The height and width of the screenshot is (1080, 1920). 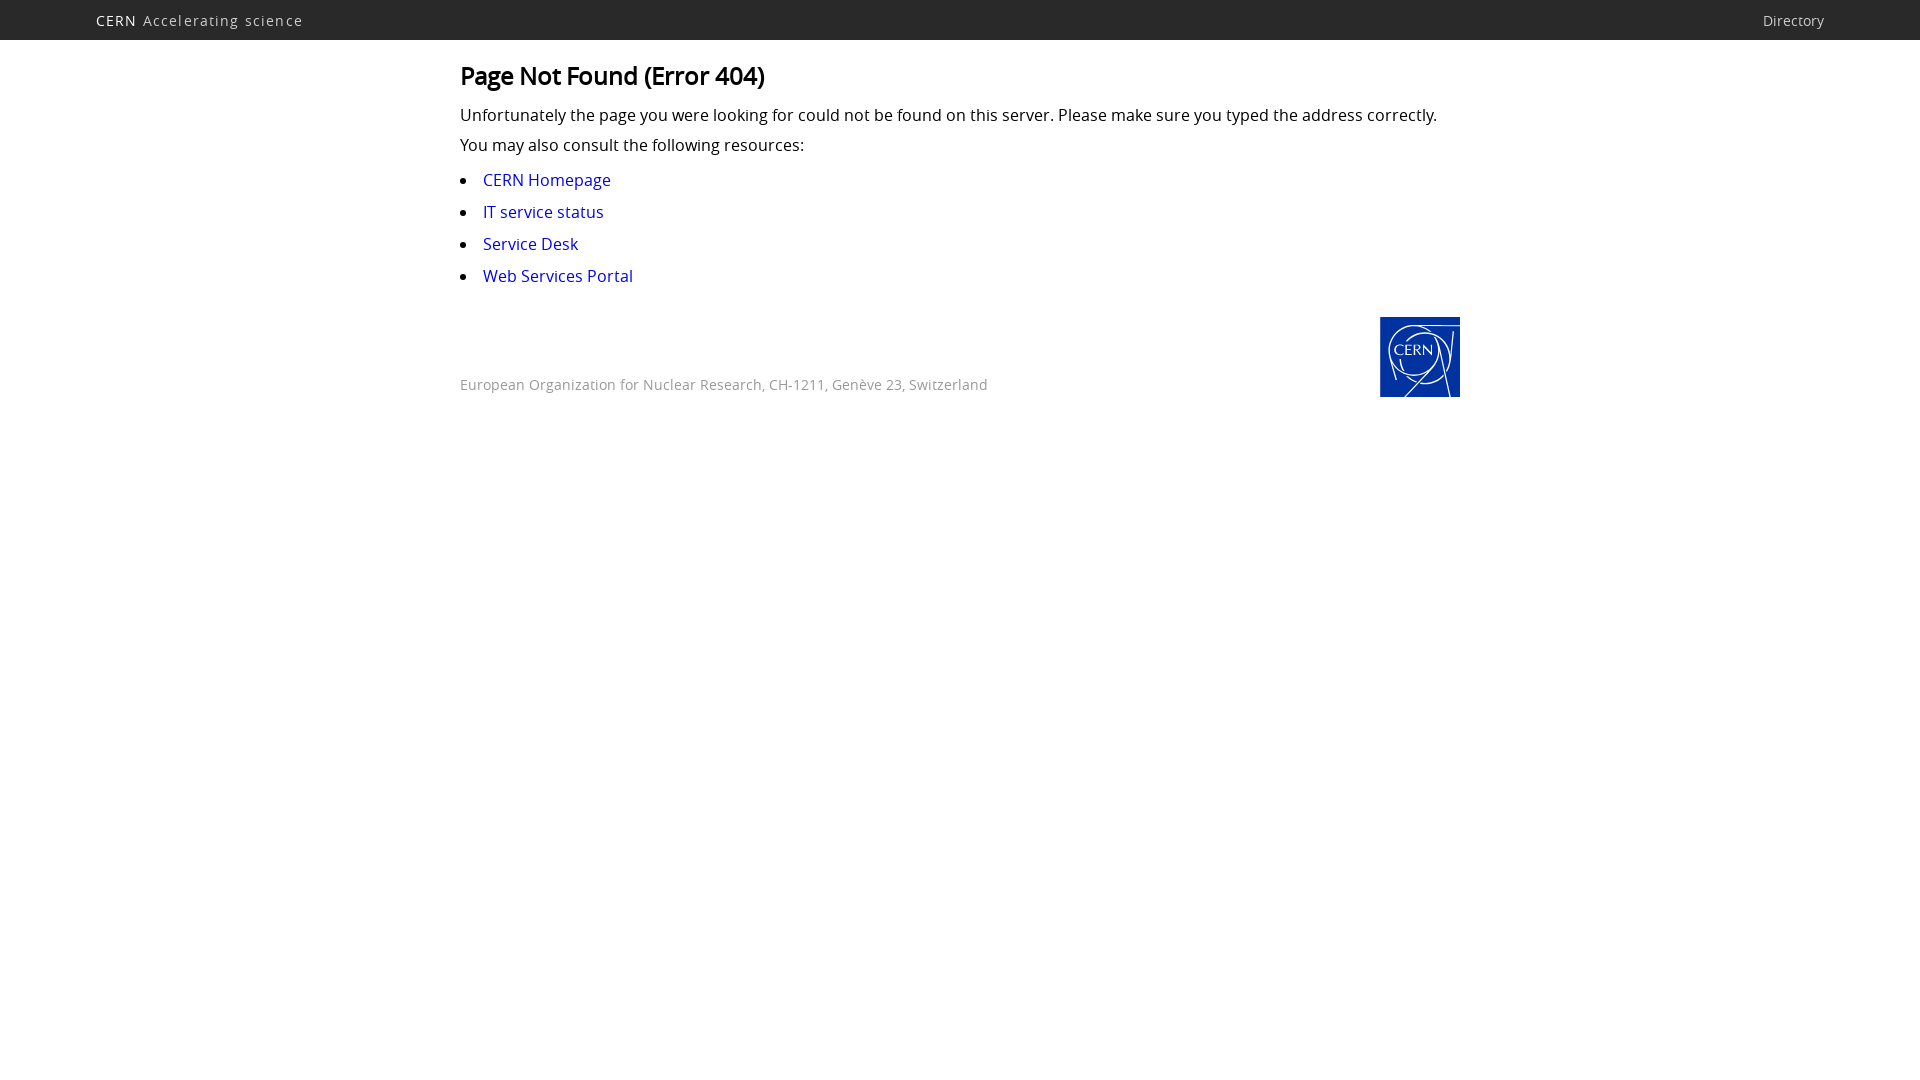 What do you see at coordinates (1793, 19) in the screenshot?
I see `'Directory'` at bounding box center [1793, 19].